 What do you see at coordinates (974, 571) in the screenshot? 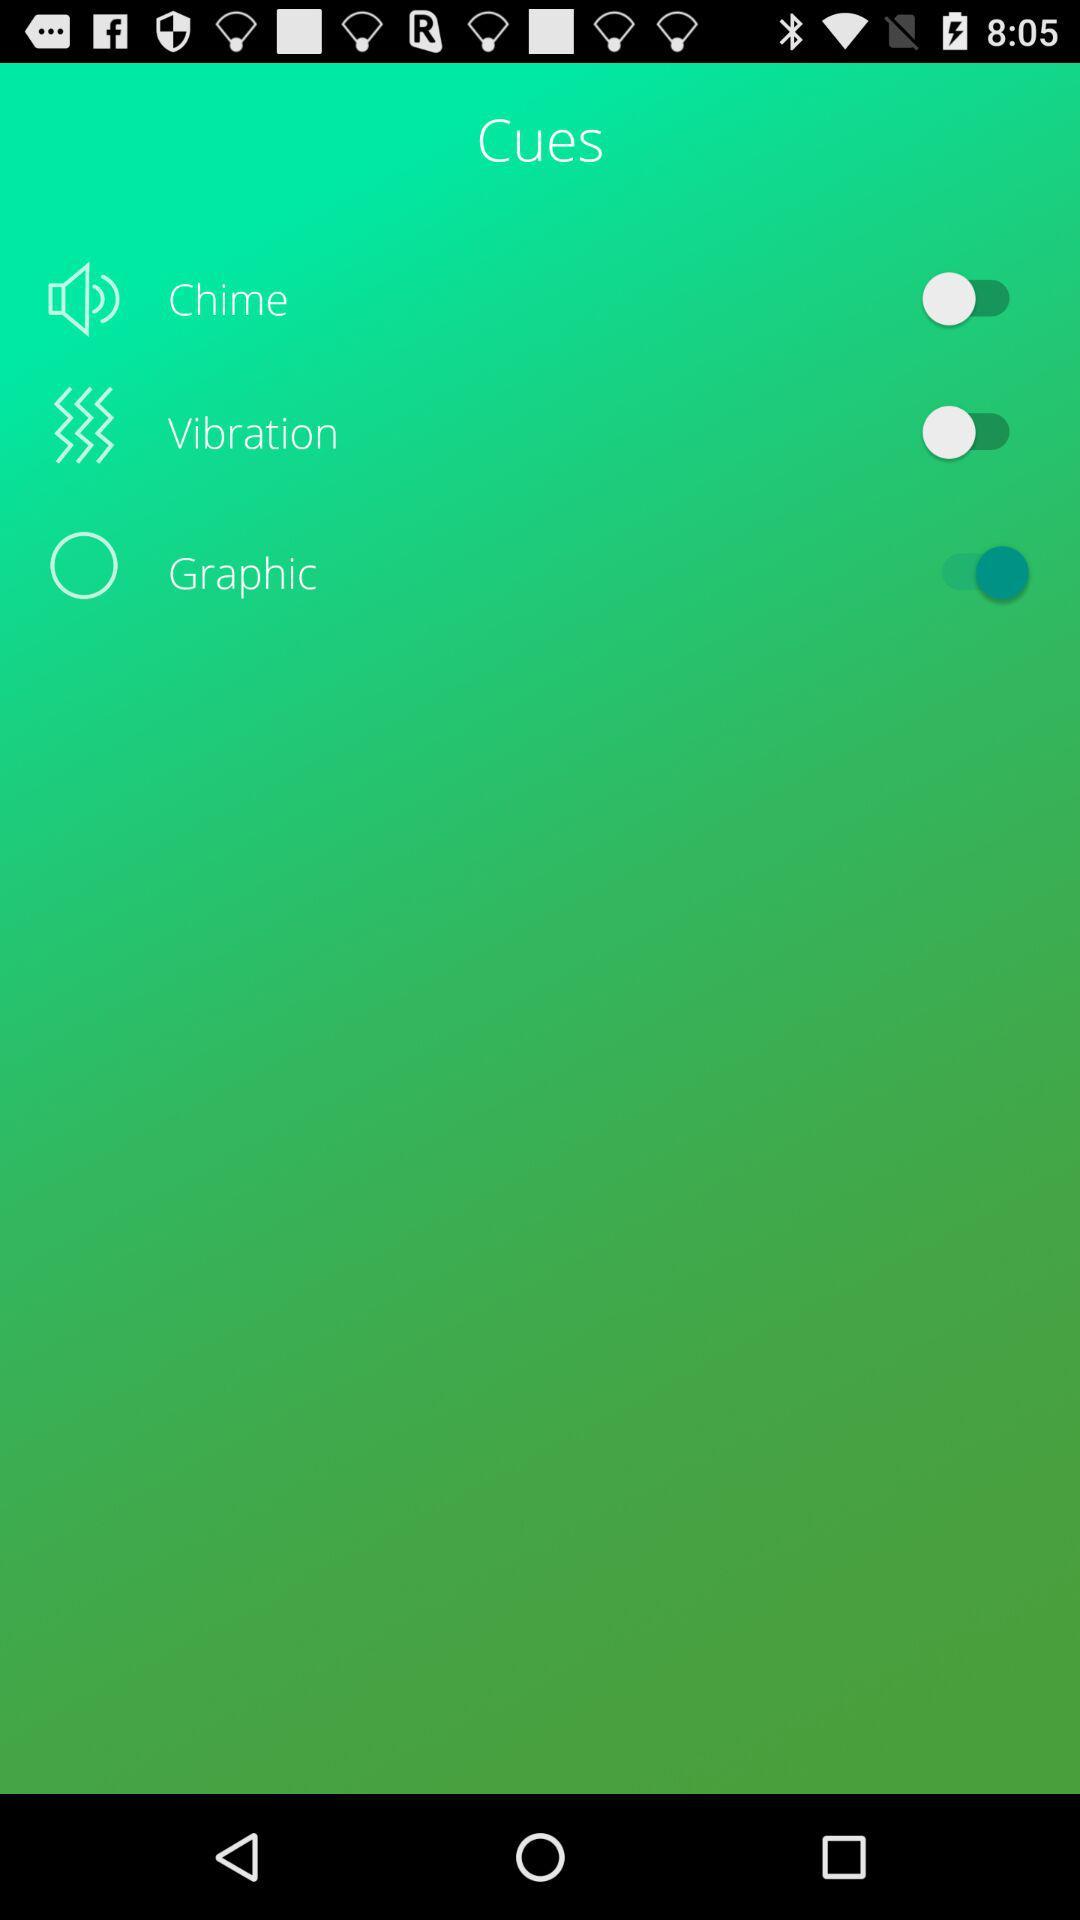
I see `item to the right of graphic` at bounding box center [974, 571].